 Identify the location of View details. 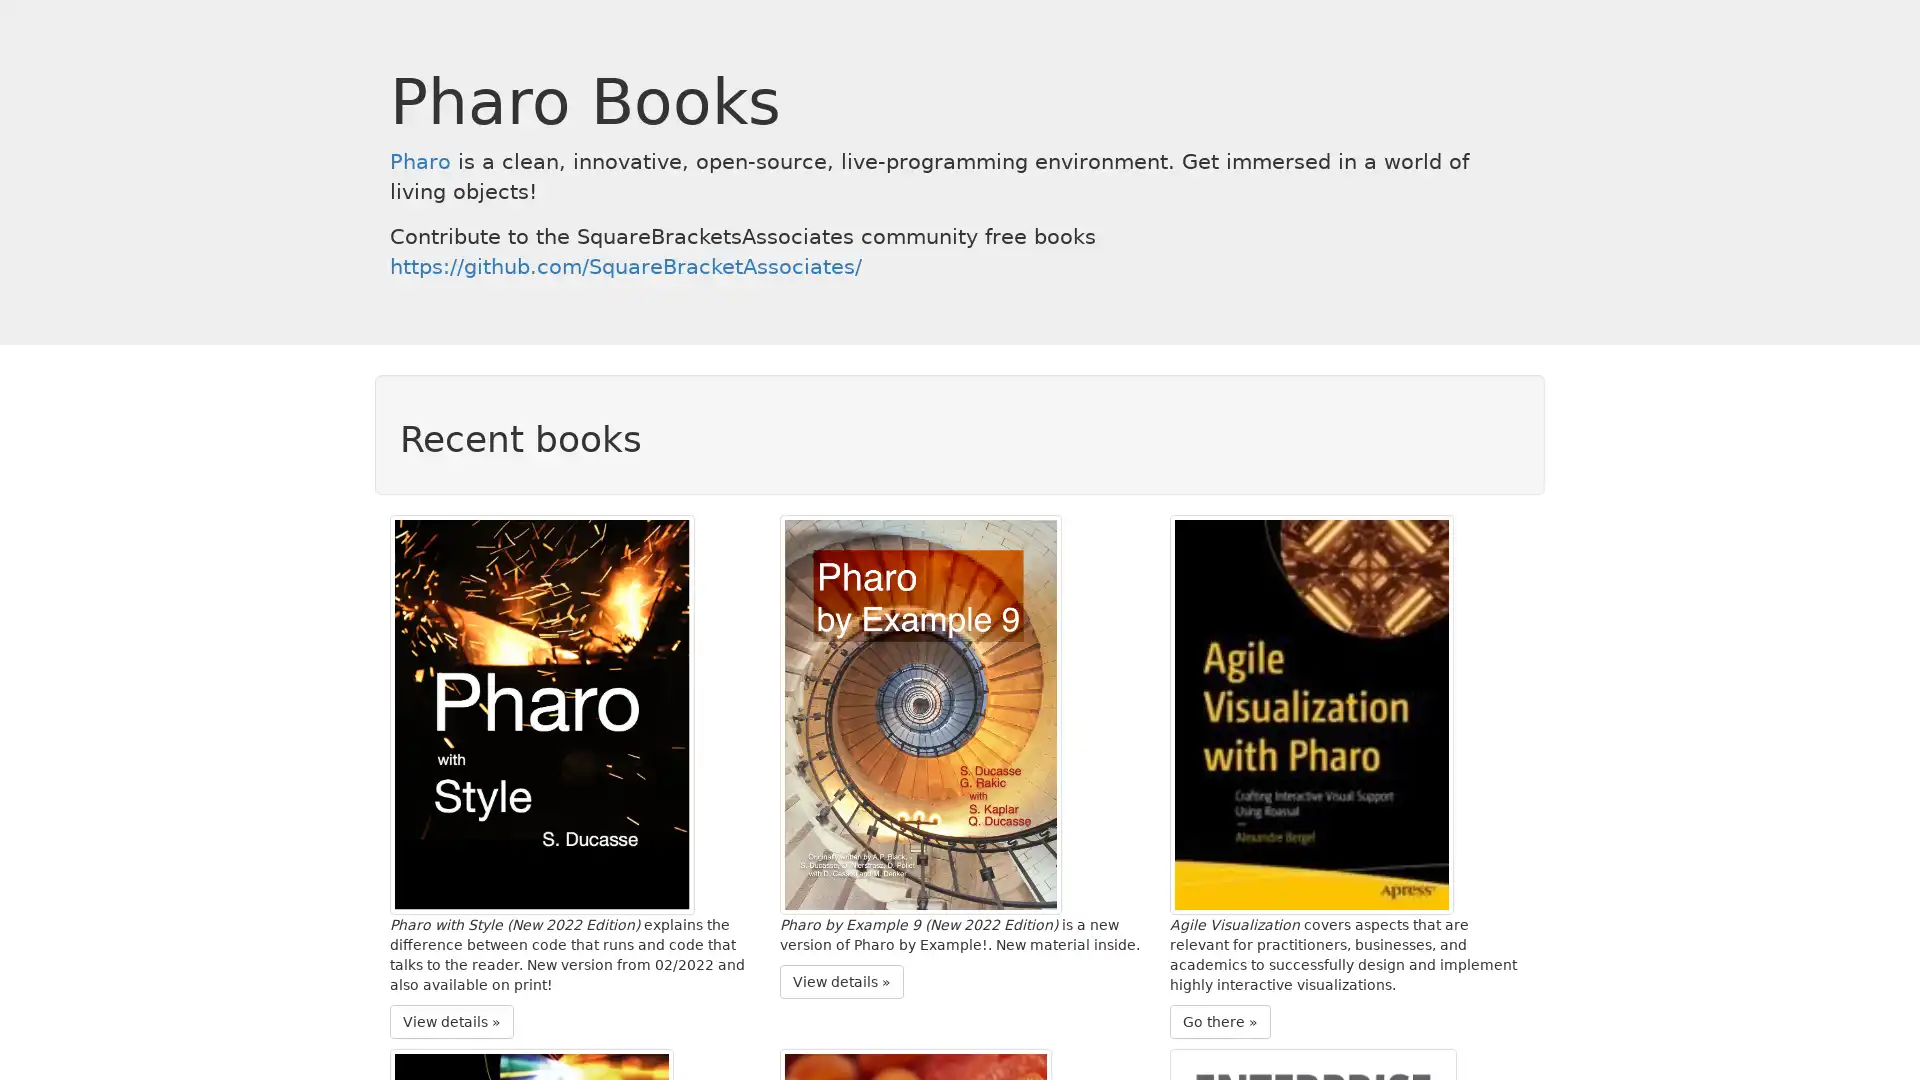
(450, 1021).